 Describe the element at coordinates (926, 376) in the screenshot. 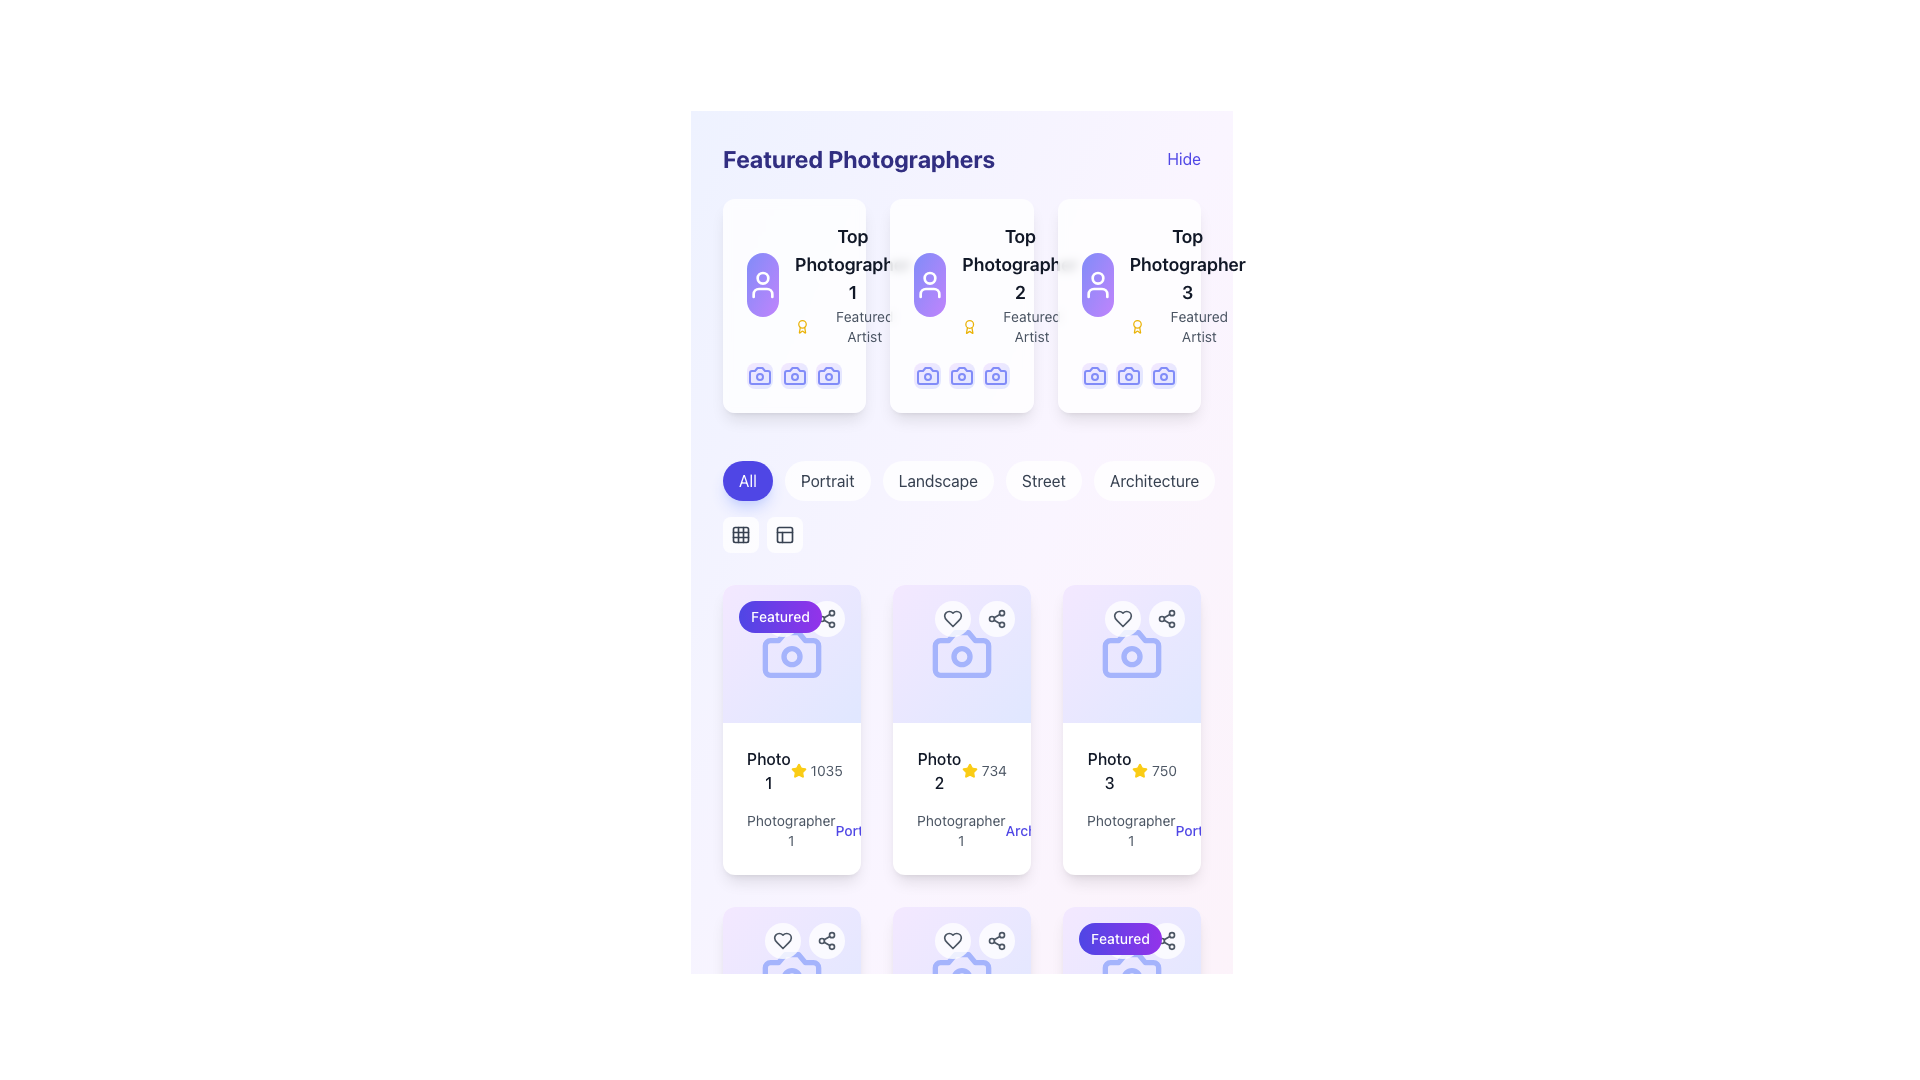

I see `the top portion of the camera icon located beneath the 'Top Photographer 2' card in the 'Featured Photographers' section to interact with the icon` at that location.